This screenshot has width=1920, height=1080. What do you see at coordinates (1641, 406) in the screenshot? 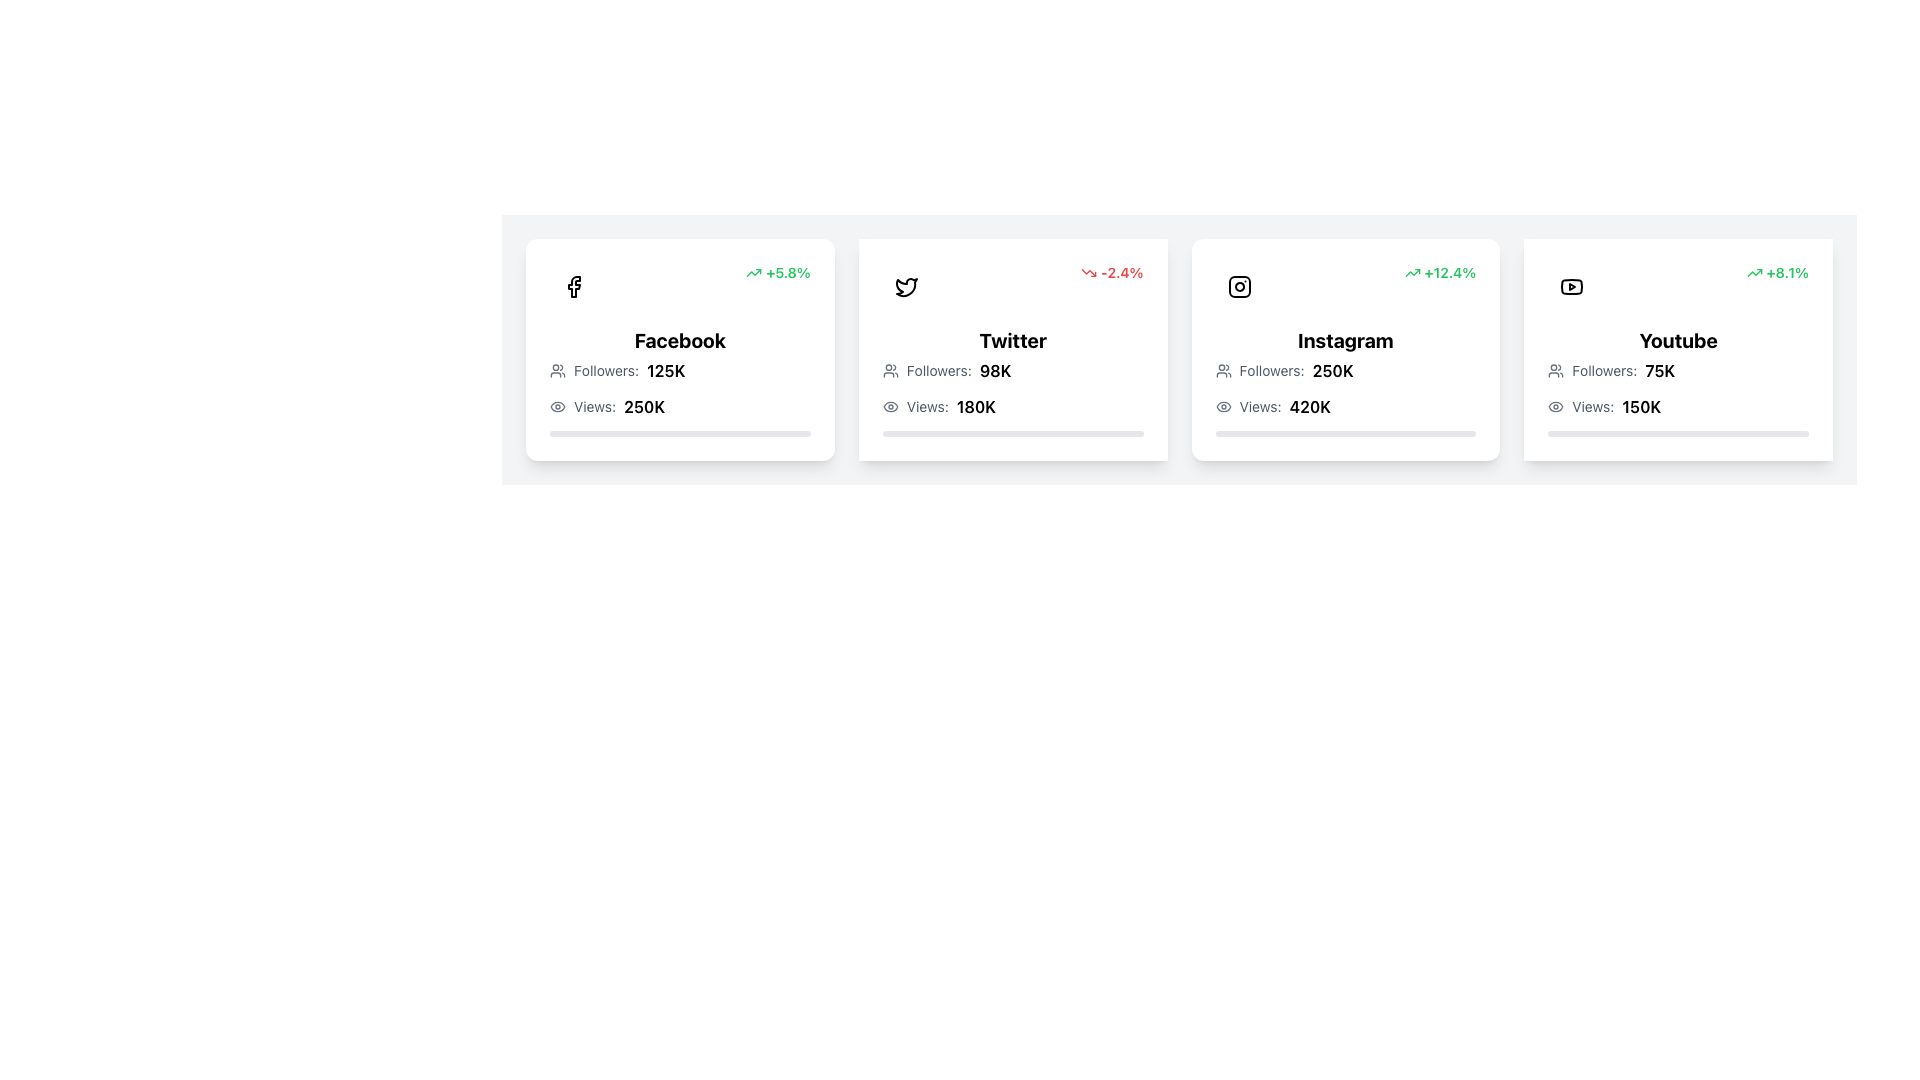
I see `the bold text component displaying '150K' located next to the word 'Views:' in the Youtube card` at bounding box center [1641, 406].